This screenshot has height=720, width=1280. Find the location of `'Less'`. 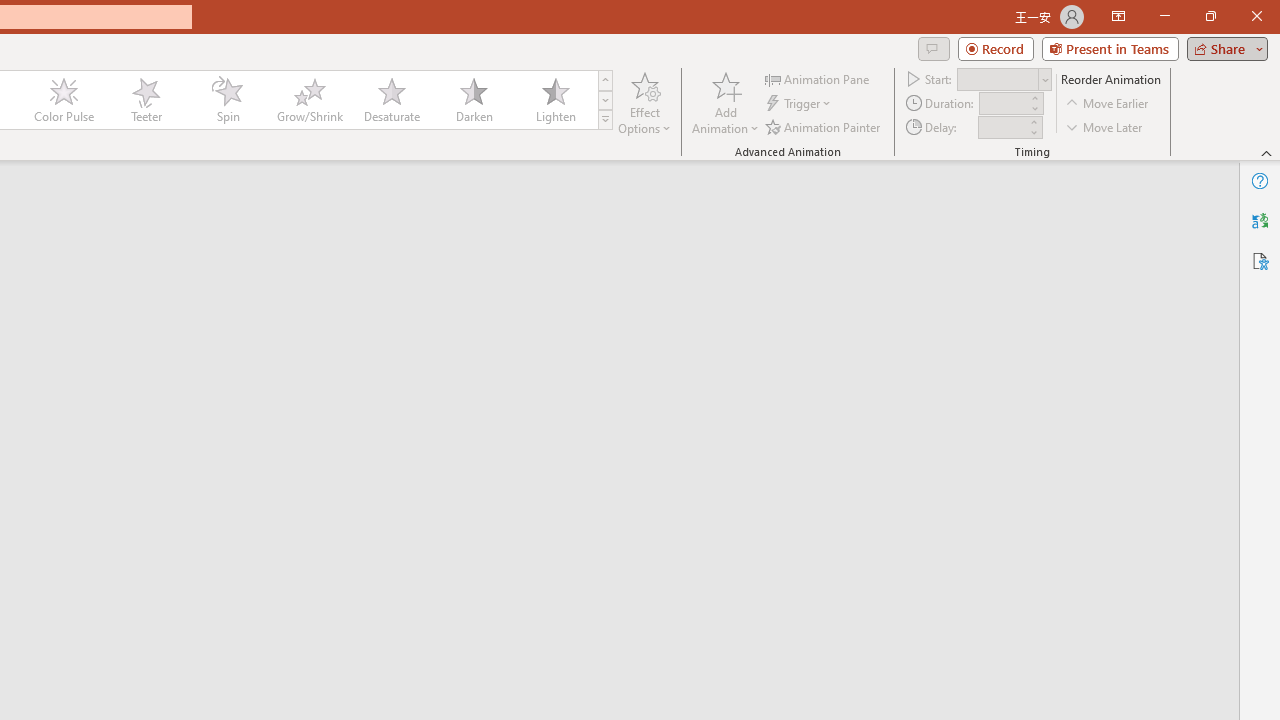

'Less' is located at coordinates (1033, 132).